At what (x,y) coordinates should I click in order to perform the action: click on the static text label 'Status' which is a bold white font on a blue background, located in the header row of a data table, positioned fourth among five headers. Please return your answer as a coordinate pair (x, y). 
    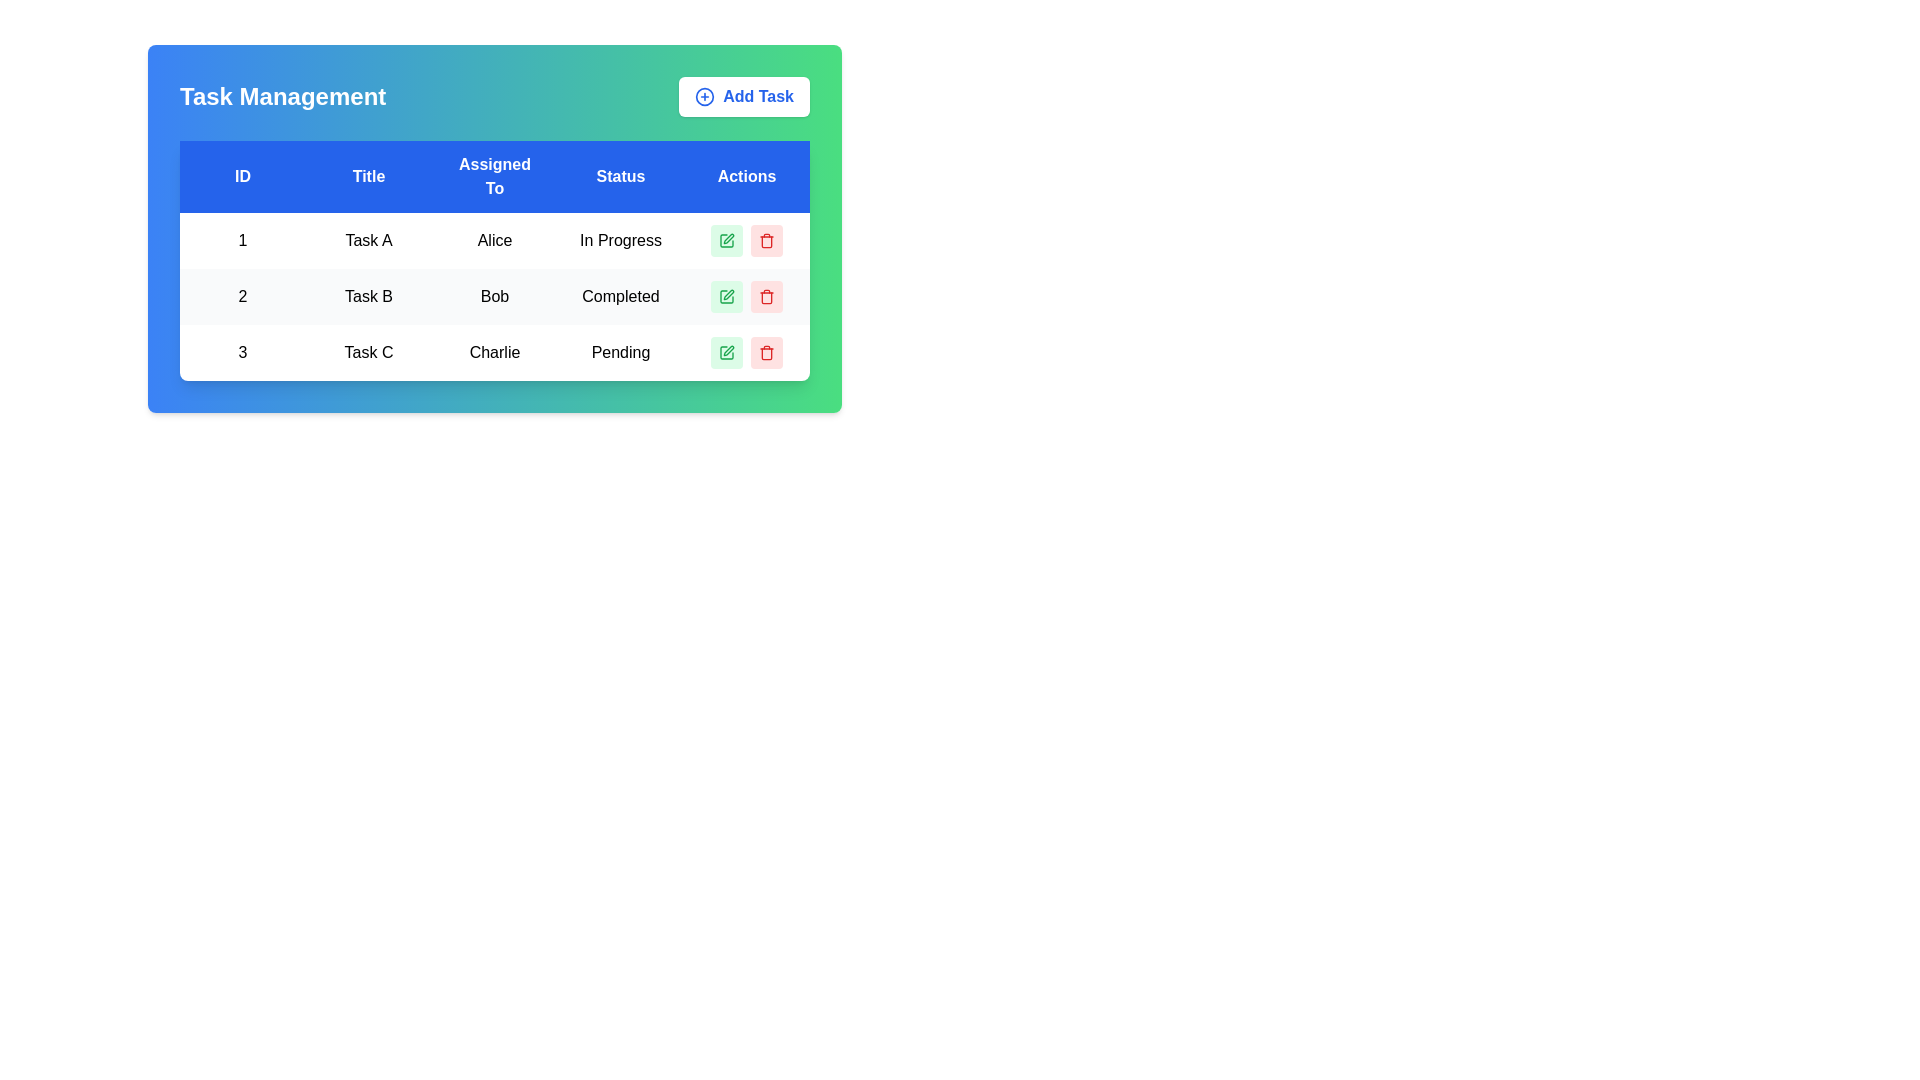
    Looking at the image, I should click on (619, 176).